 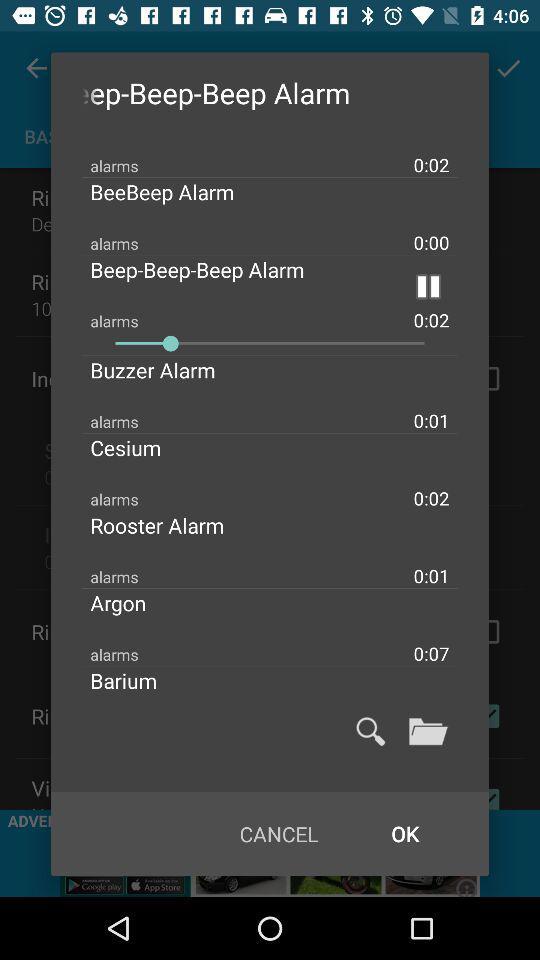 What do you see at coordinates (139, 680) in the screenshot?
I see `barium` at bounding box center [139, 680].